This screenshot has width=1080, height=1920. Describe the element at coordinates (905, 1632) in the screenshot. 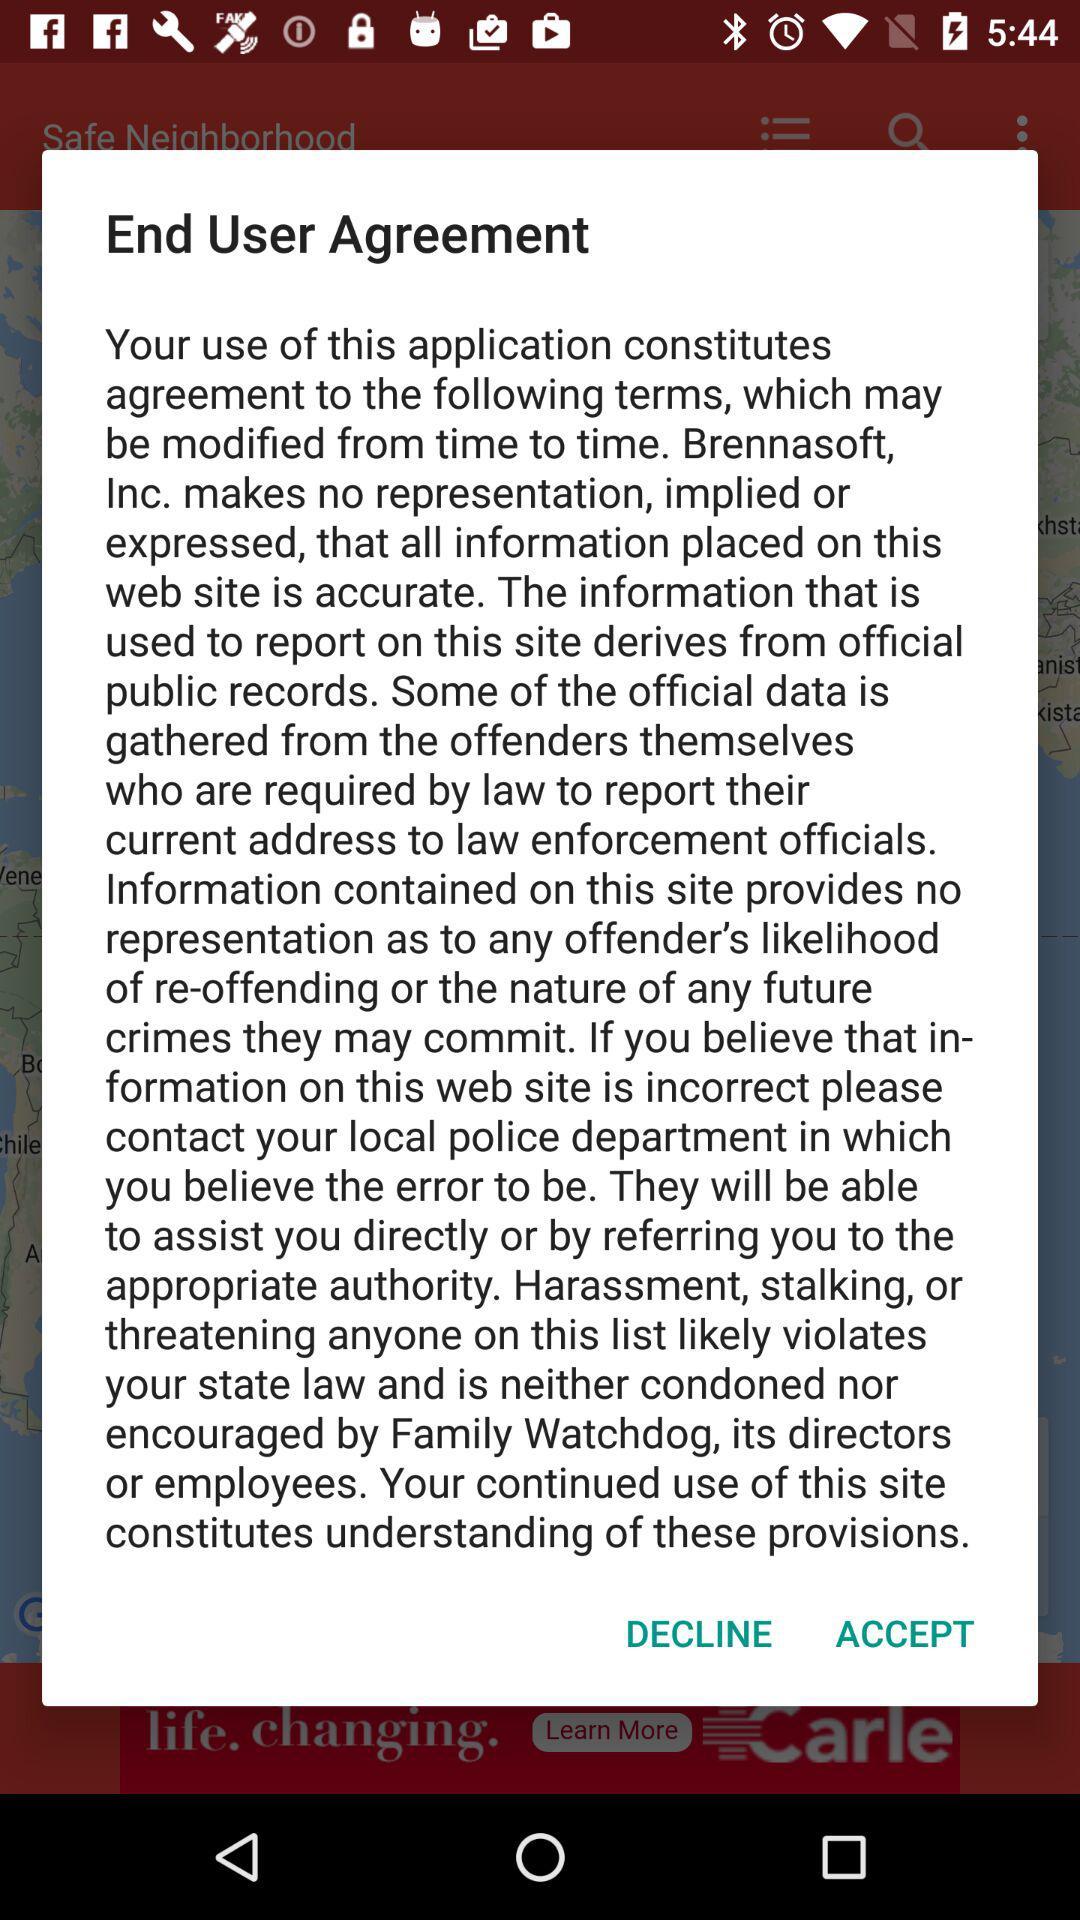

I see `the item to the right of the decline item` at that location.